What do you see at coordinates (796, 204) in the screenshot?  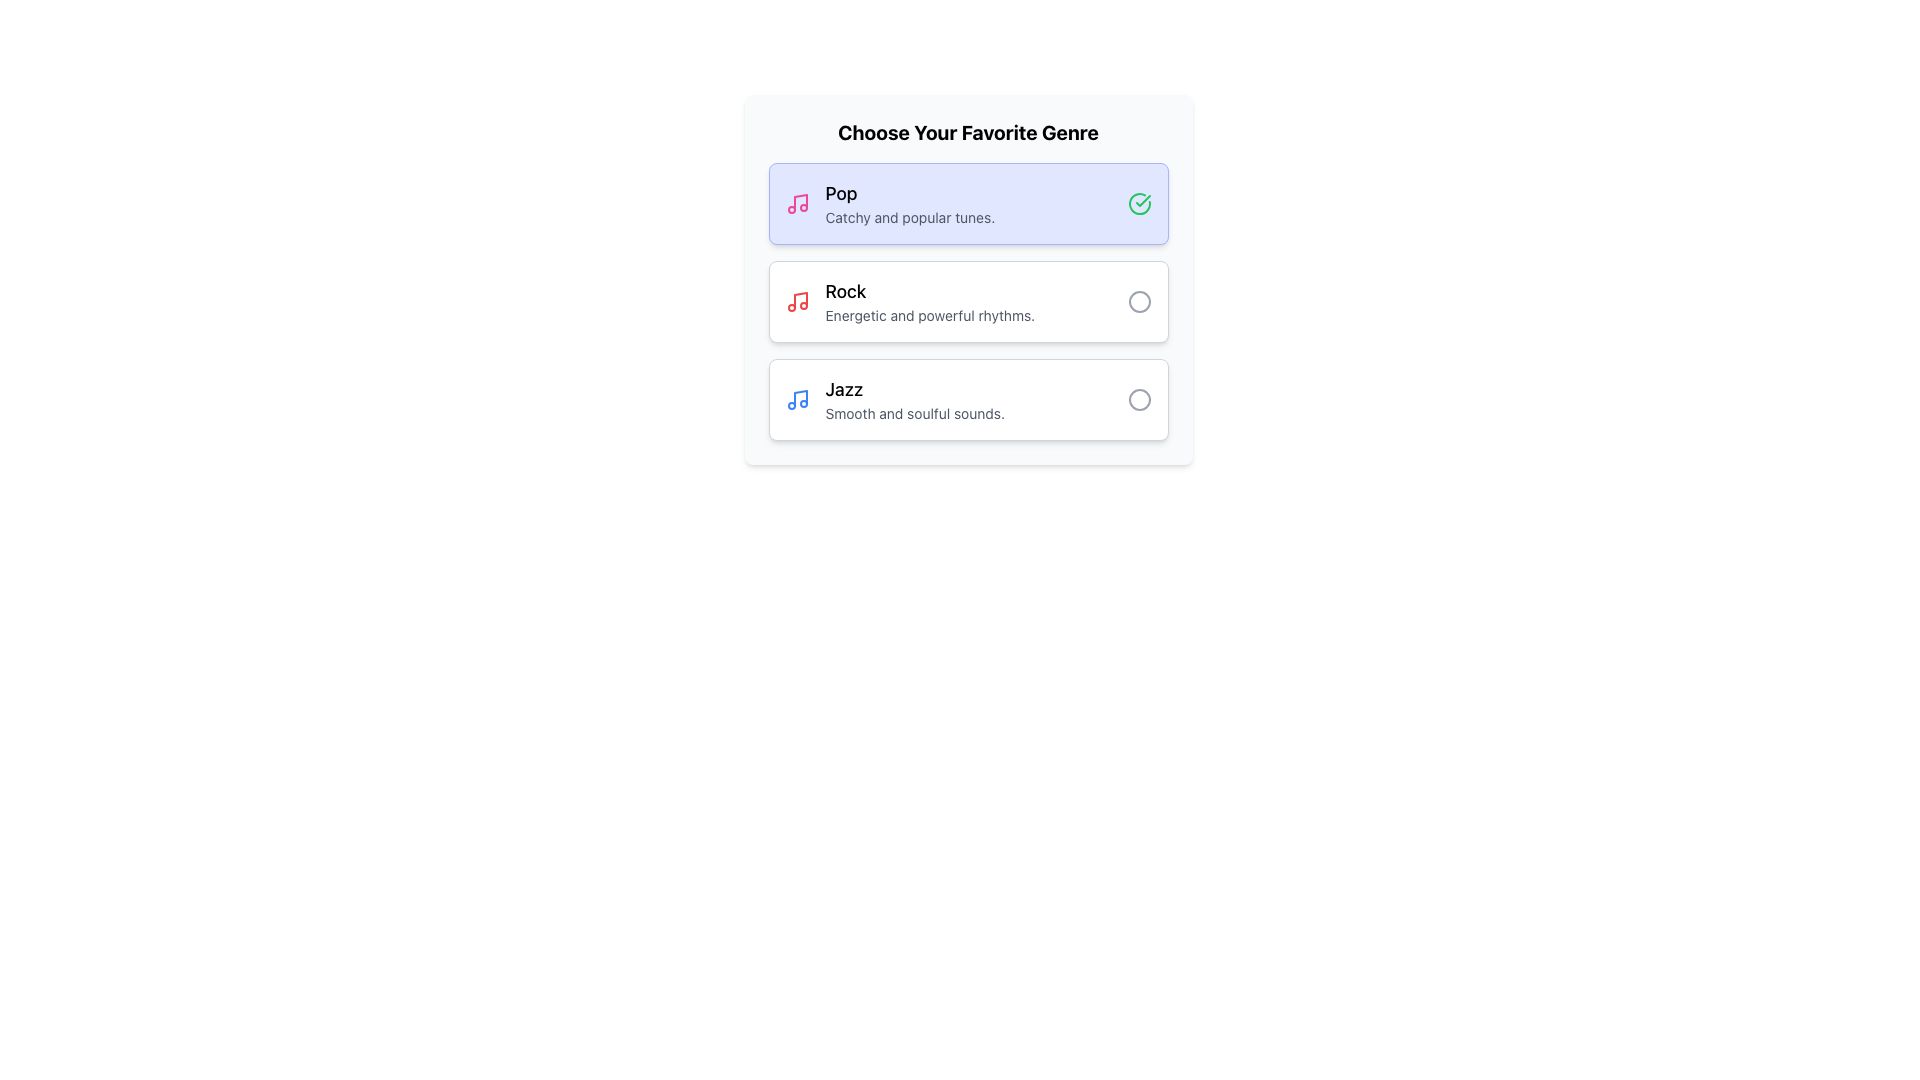 I see `the genre icon for 'Pop', which is the first icon in the list of genre cards, located to the left of the text area` at bounding box center [796, 204].